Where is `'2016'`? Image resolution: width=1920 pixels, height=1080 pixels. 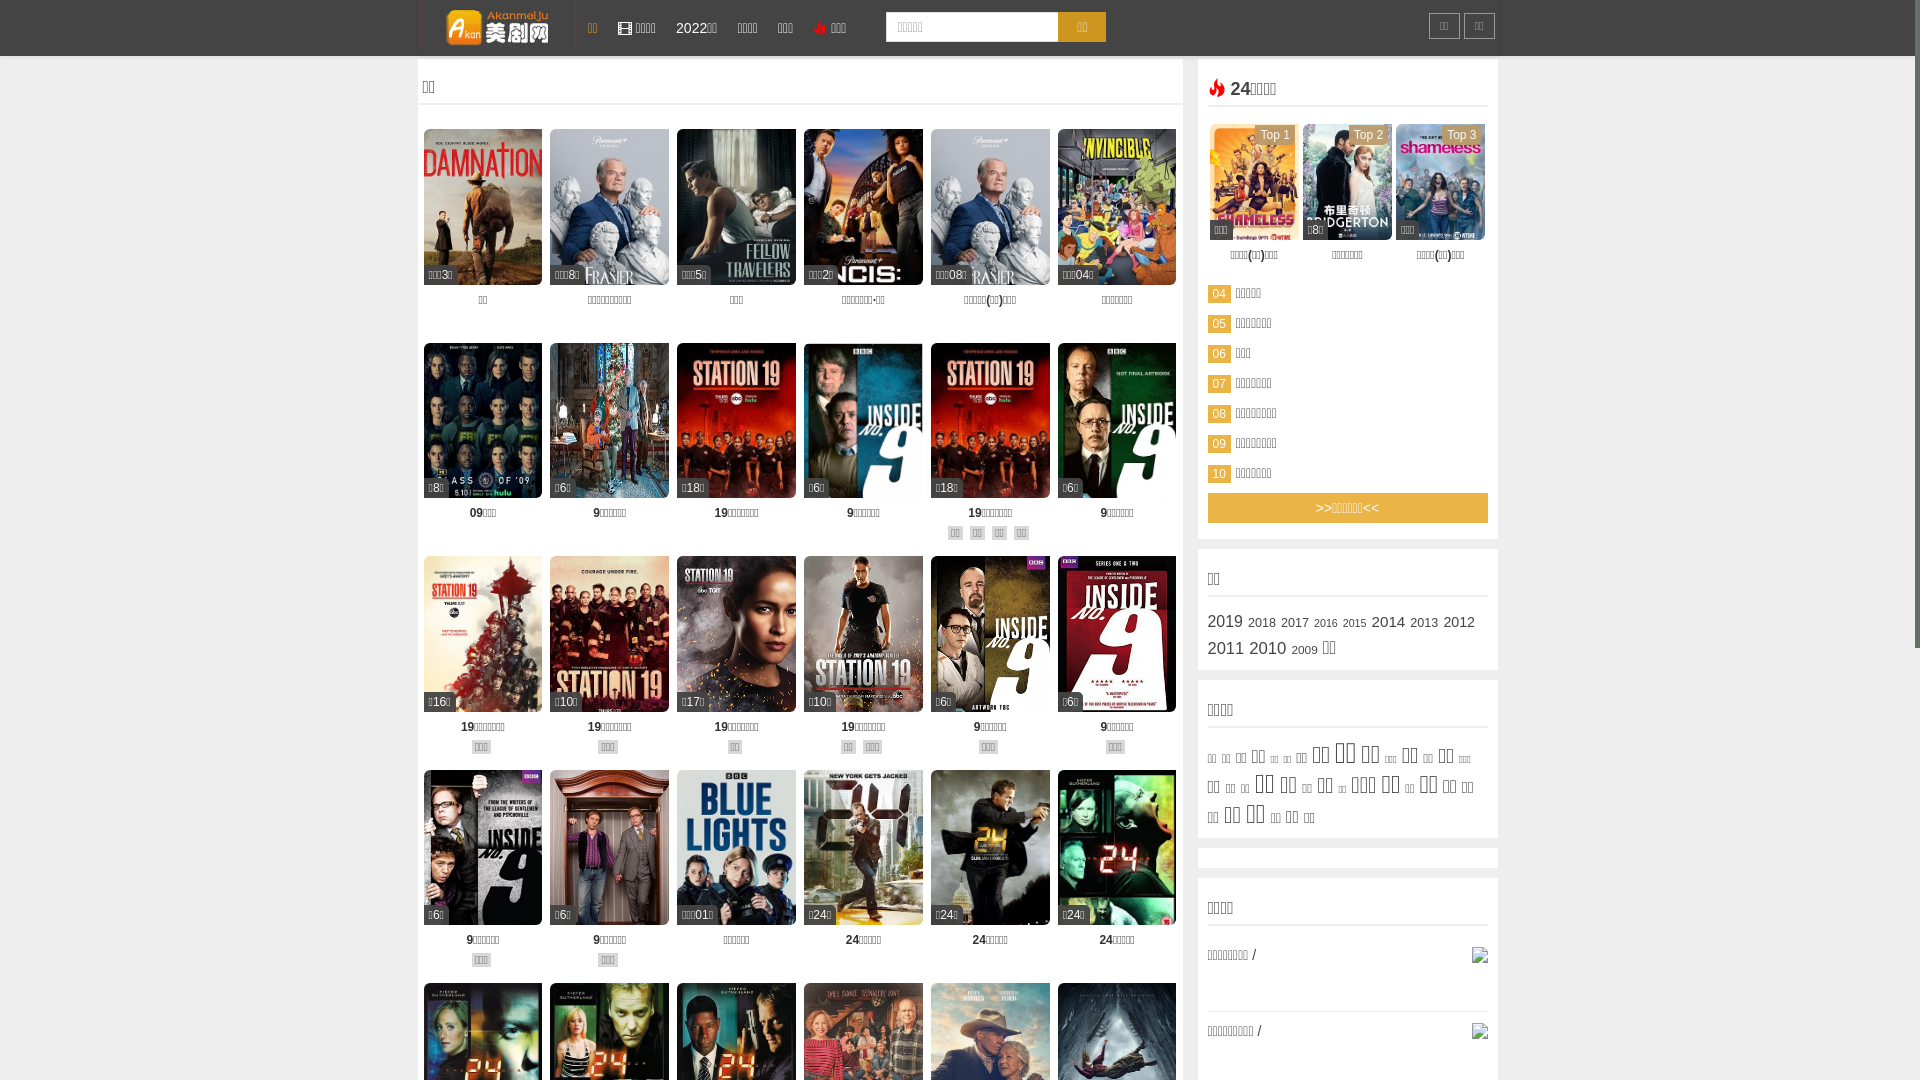 '2016' is located at coordinates (1325, 622).